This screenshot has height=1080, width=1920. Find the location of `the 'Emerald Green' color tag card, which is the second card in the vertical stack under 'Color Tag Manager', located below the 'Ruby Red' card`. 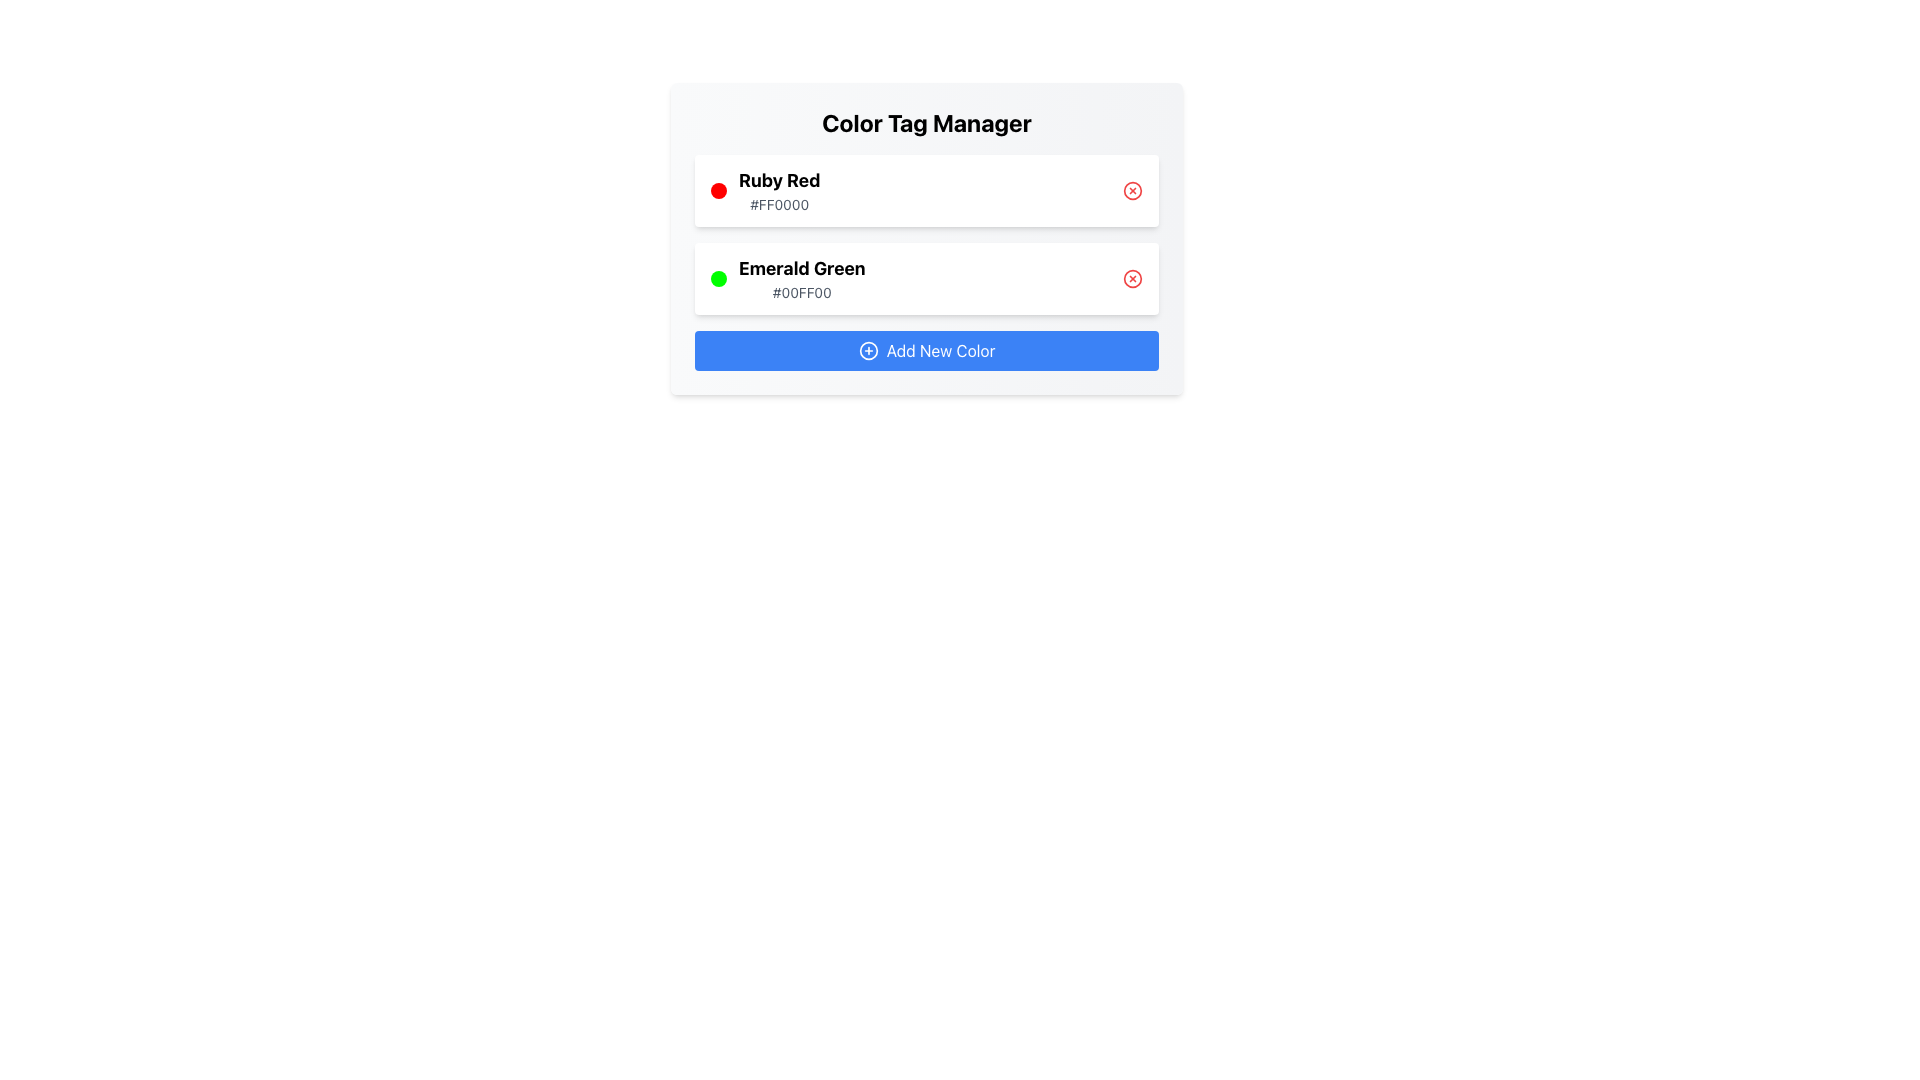

the 'Emerald Green' color tag card, which is the second card in the vertical stack under 'Color Tag Manager', located below the 'Ruby Red' card is located at coordinates (925, 278).